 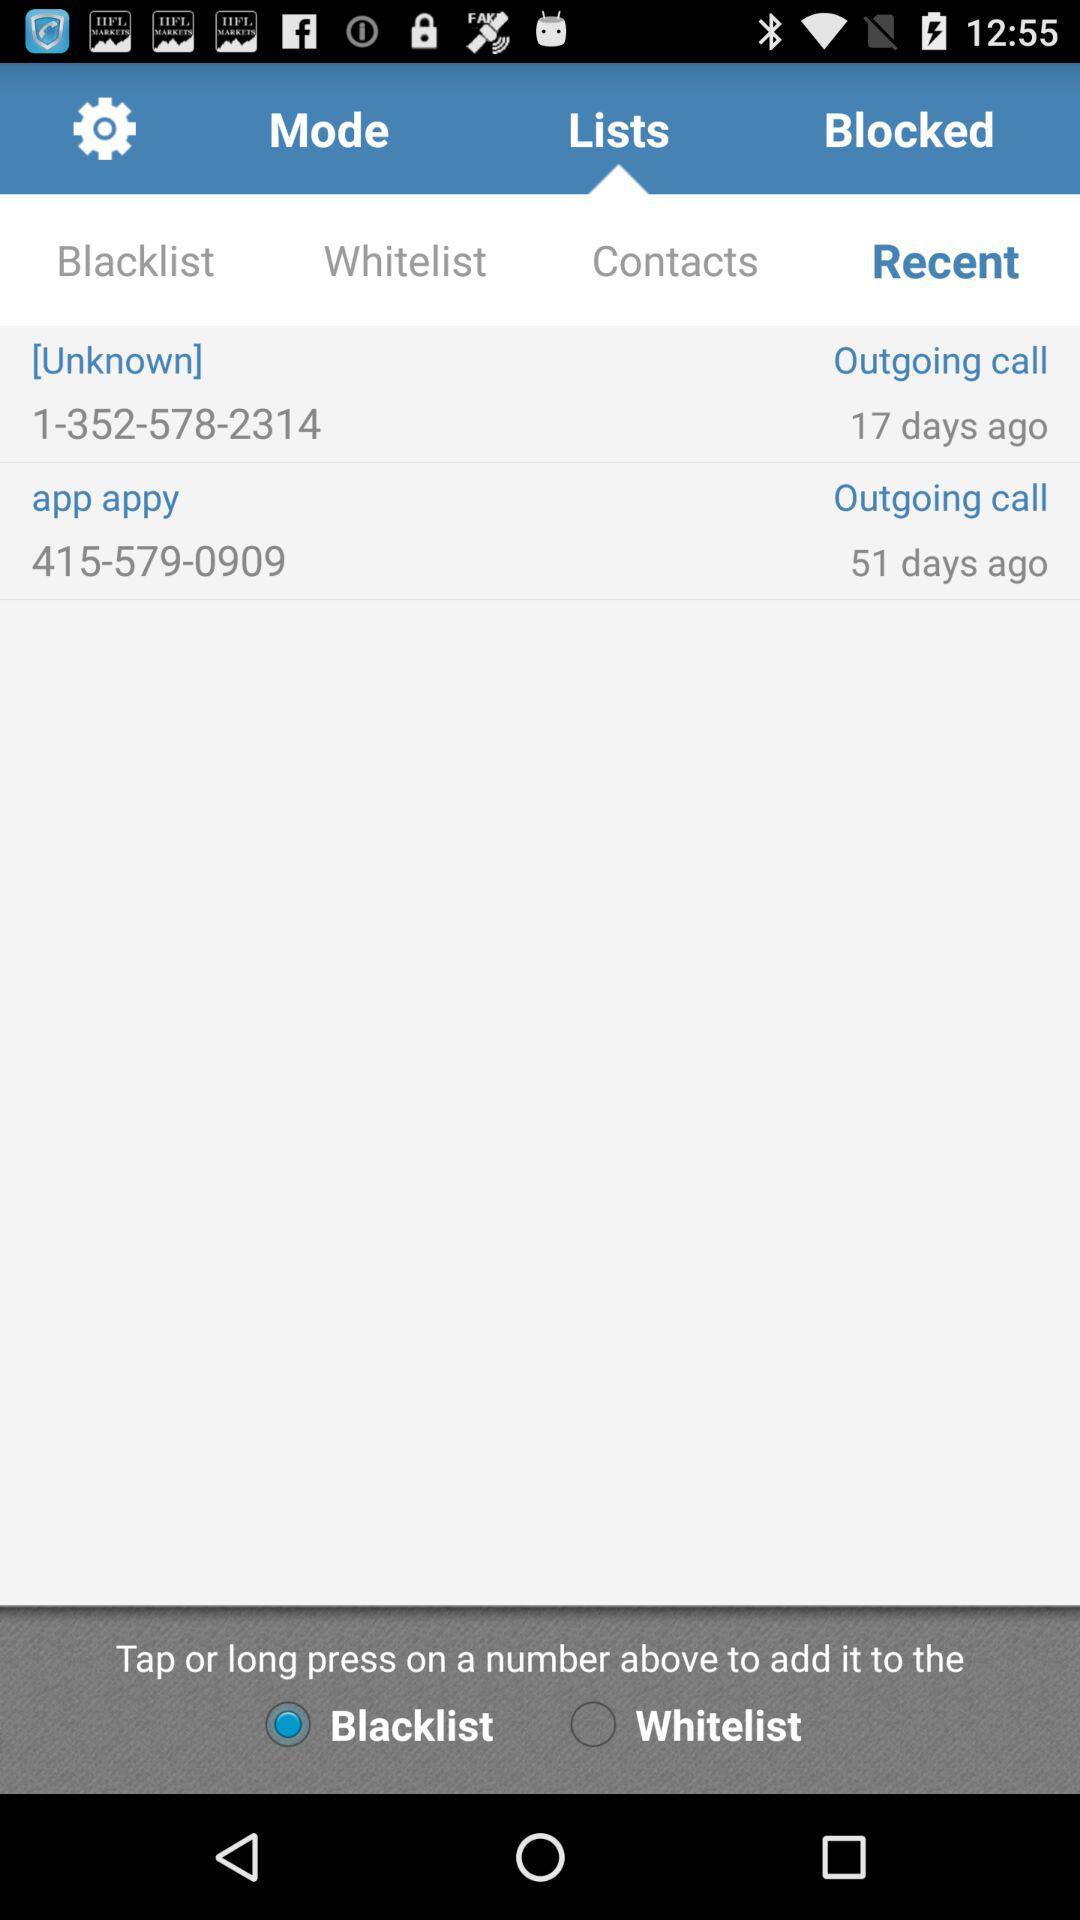 What do you see at coordinates (909, 127) in the screenshot?
I see `the icon to the right of the lists icon` at bounding box center [909, 127].